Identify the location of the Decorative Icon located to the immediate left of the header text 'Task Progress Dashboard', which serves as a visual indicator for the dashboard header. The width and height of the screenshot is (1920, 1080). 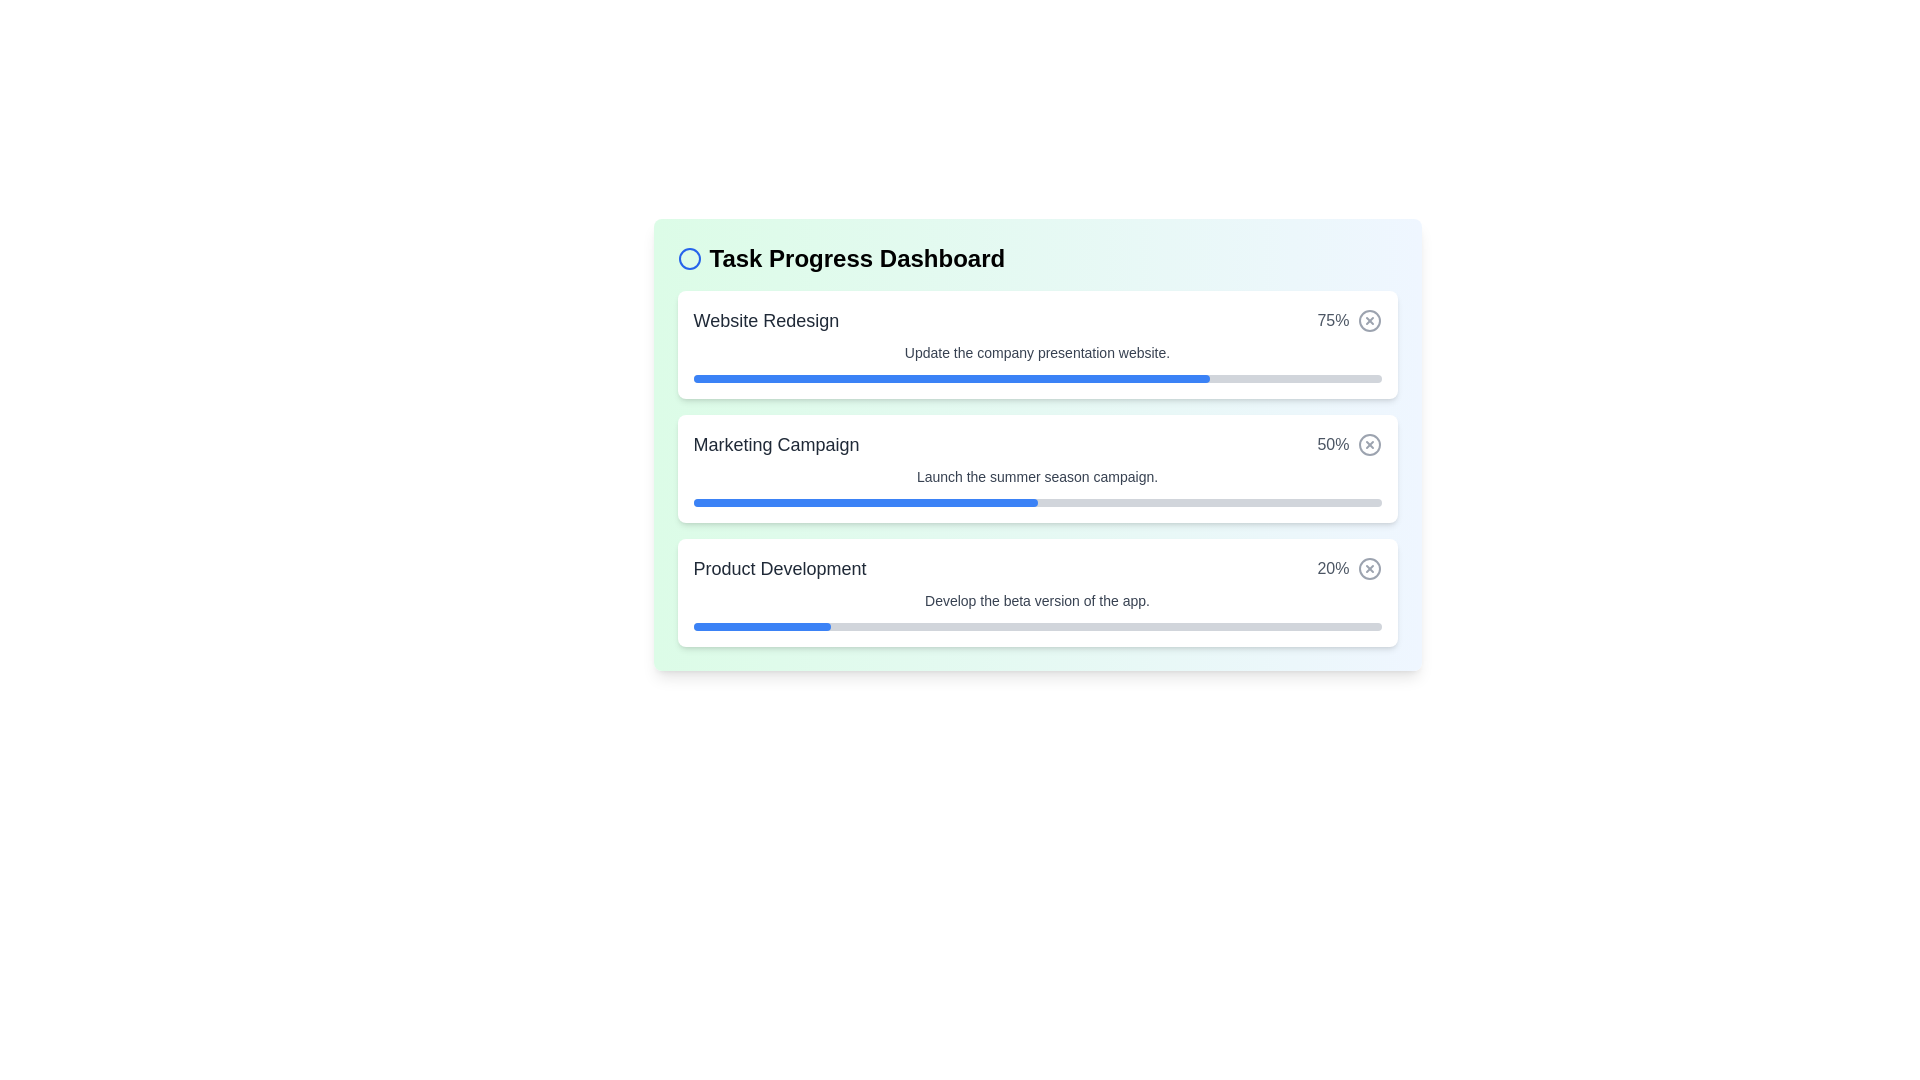
(689, 257).